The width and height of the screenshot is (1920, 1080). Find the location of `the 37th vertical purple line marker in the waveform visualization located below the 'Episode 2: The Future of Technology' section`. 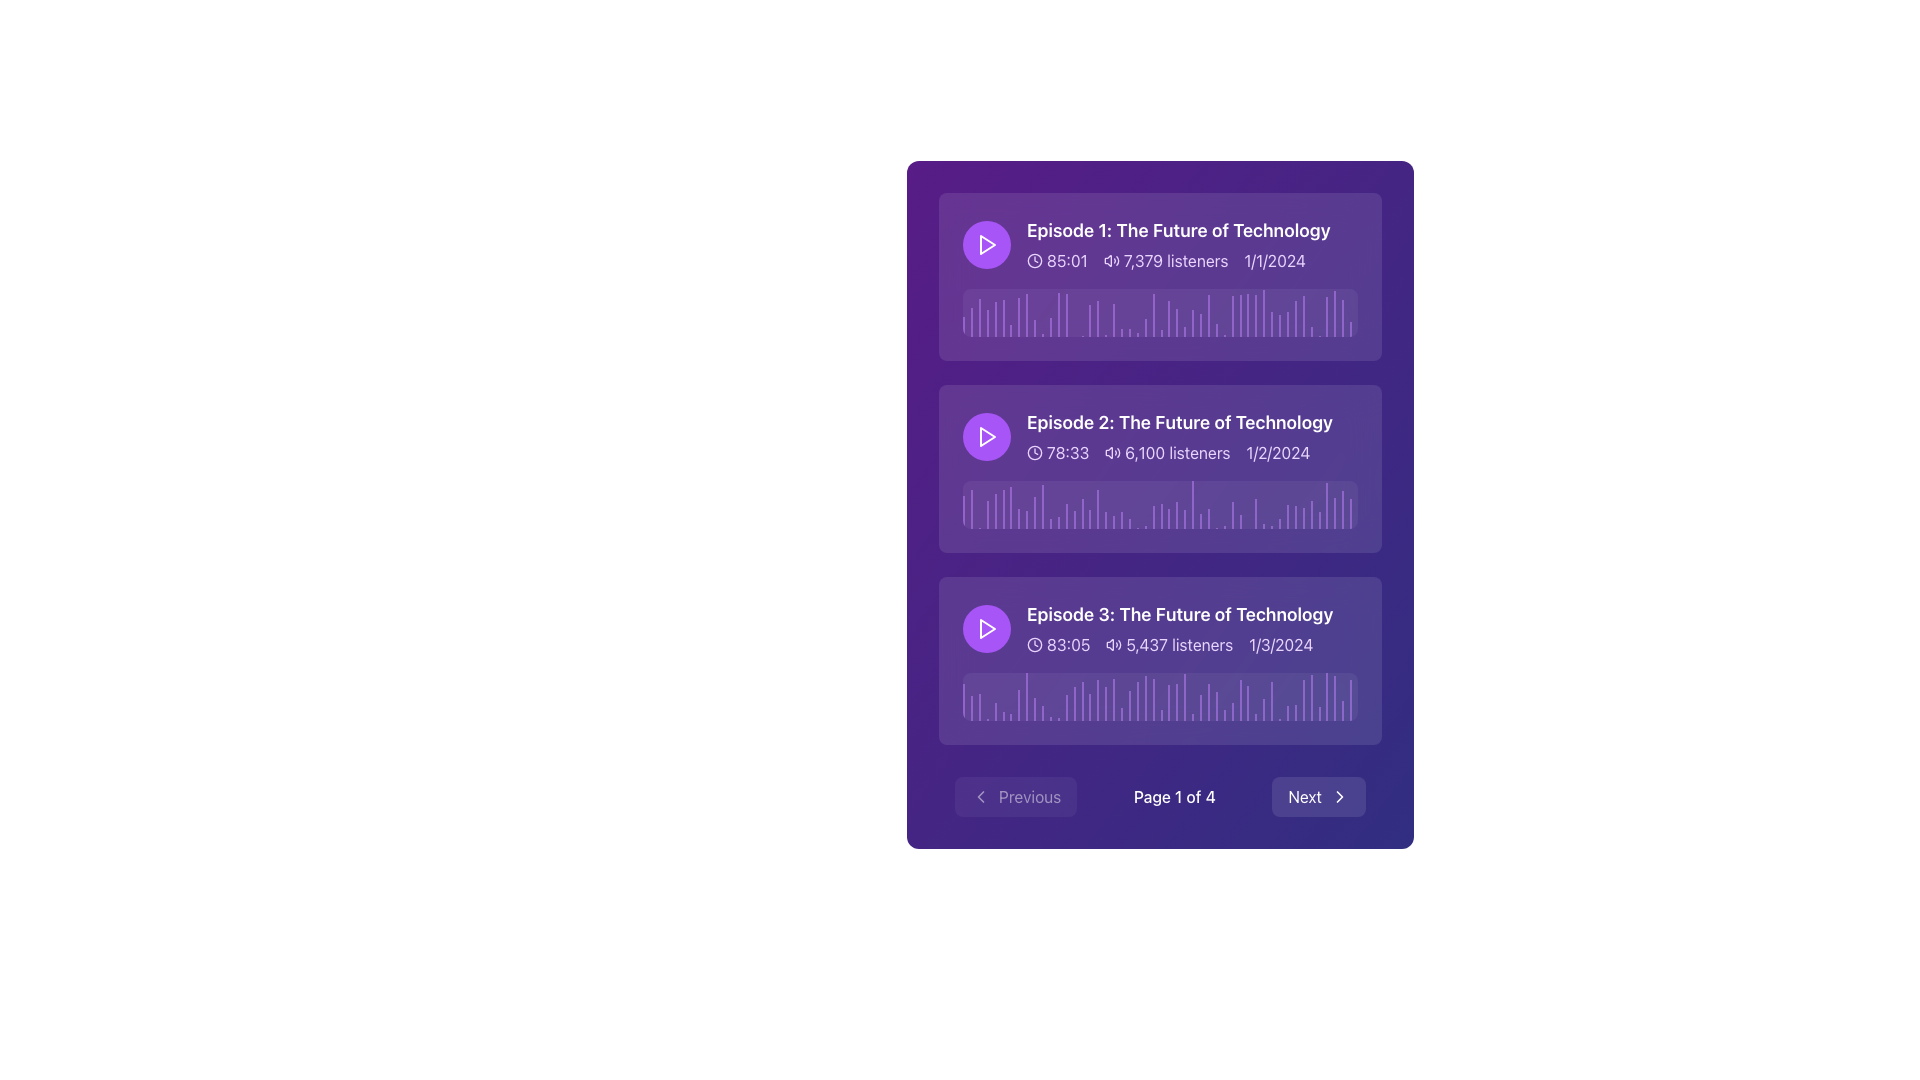

the 37th vertical purple line marker in the waveform visualization located below the 'Episode 2: The Future of Technology' section is located at coordinates (1255, 512).